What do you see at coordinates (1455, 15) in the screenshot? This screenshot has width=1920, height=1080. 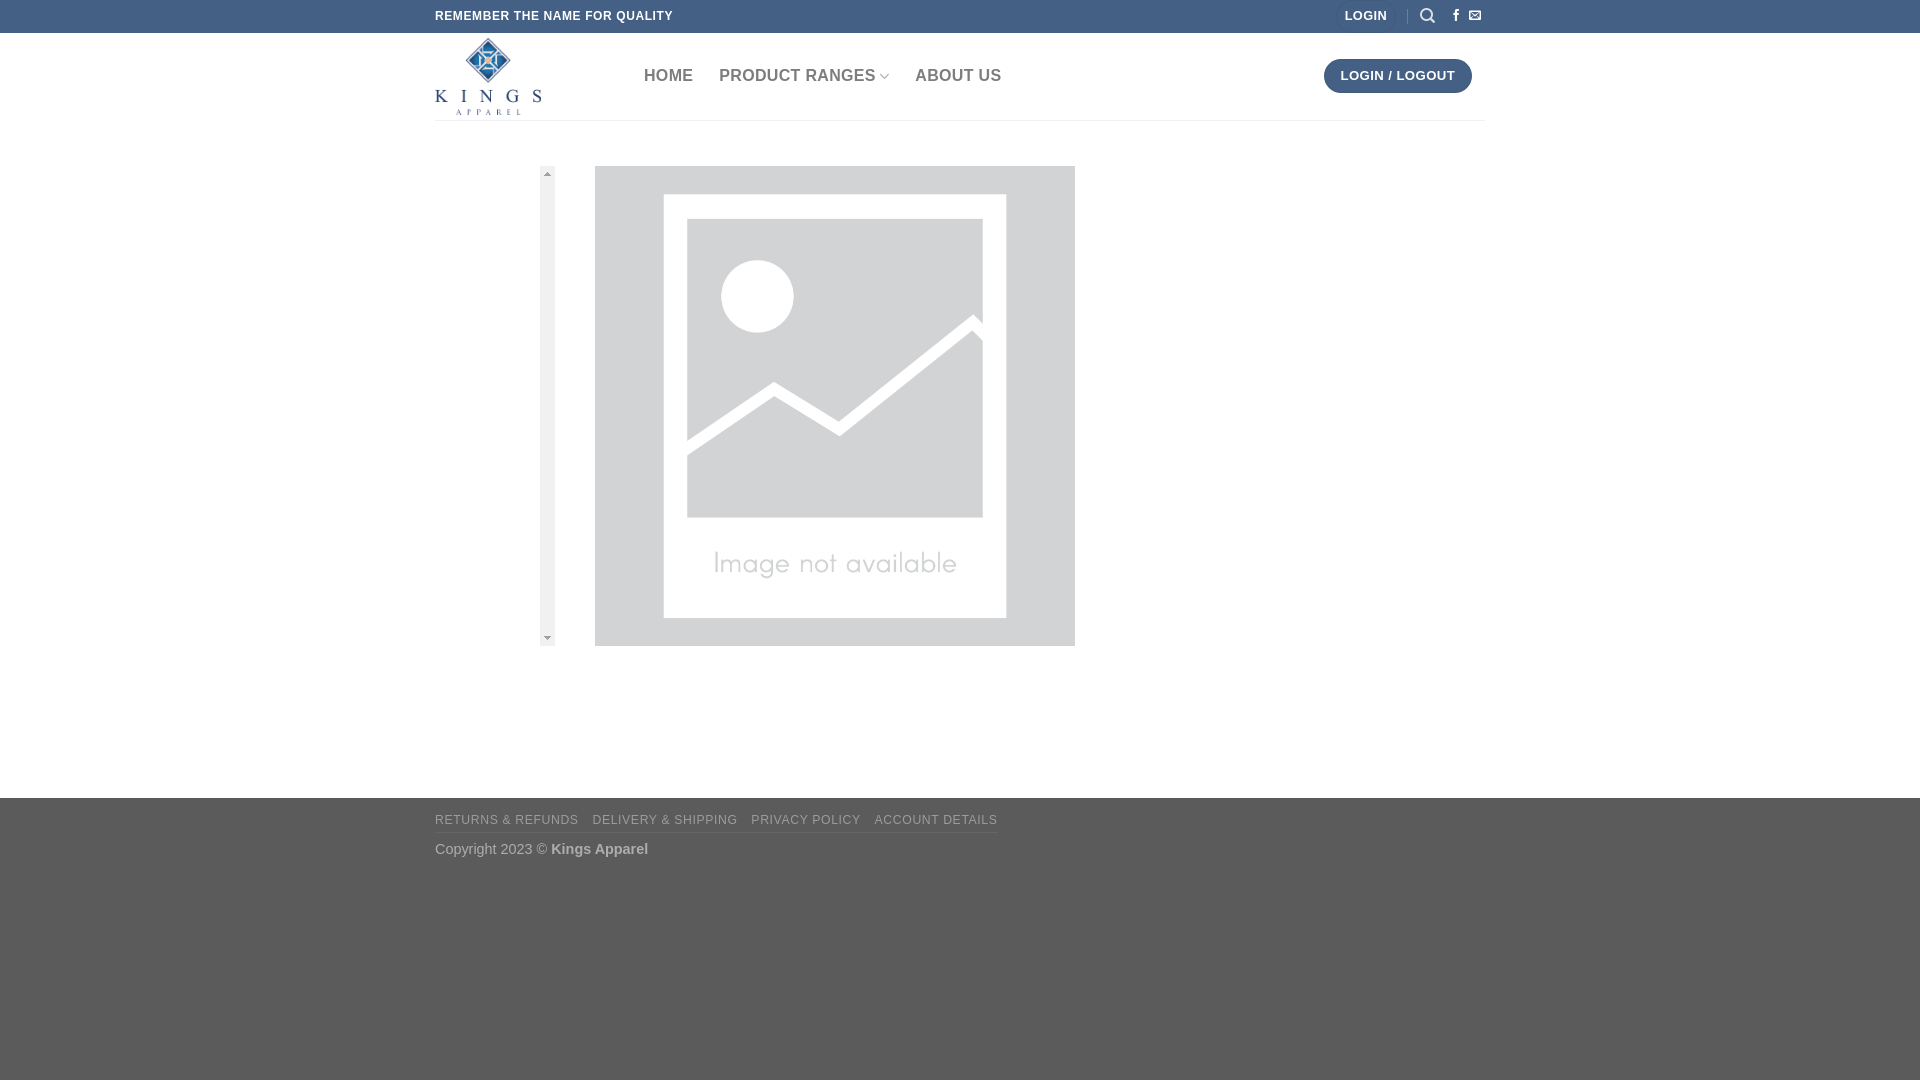 I see `'Follow on Facebook'` at bounding box center [1455, 15].